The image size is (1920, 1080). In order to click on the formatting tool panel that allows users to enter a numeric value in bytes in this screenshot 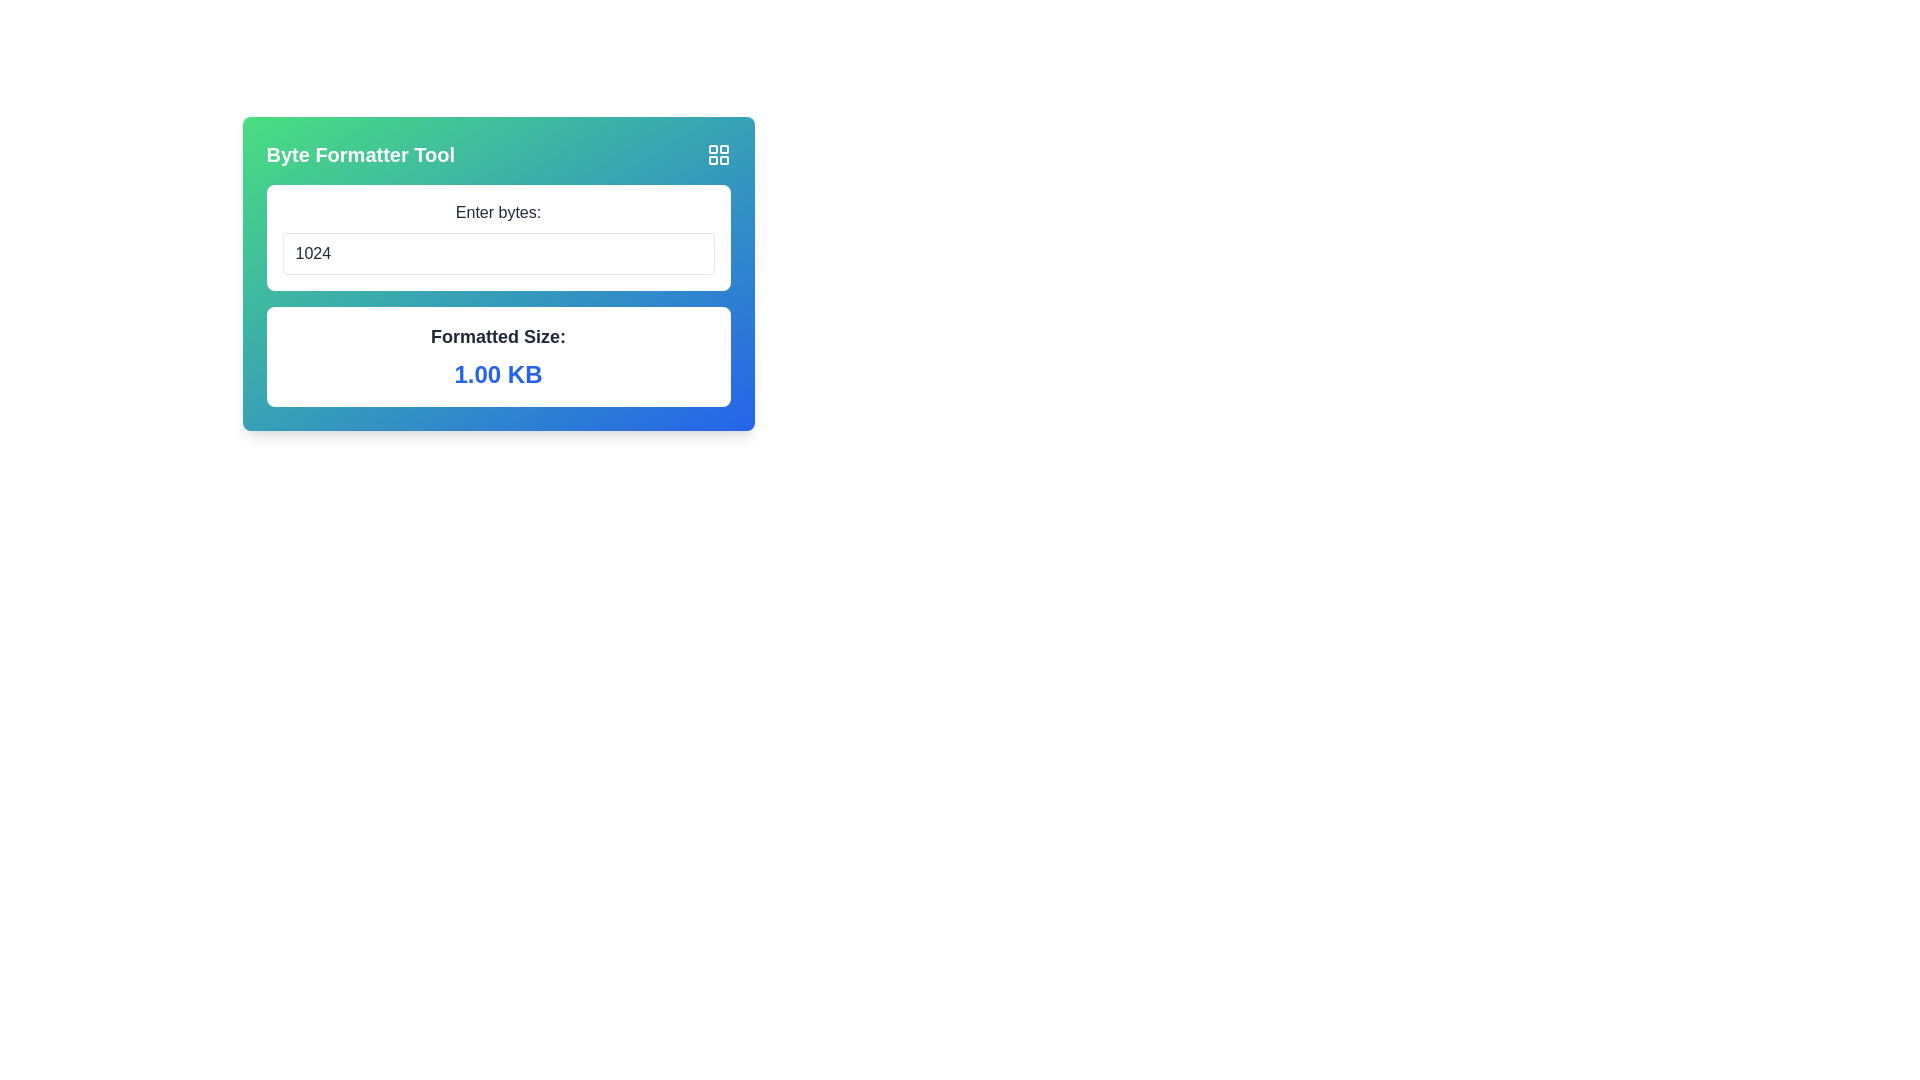, I will do `click(498, 273)`.